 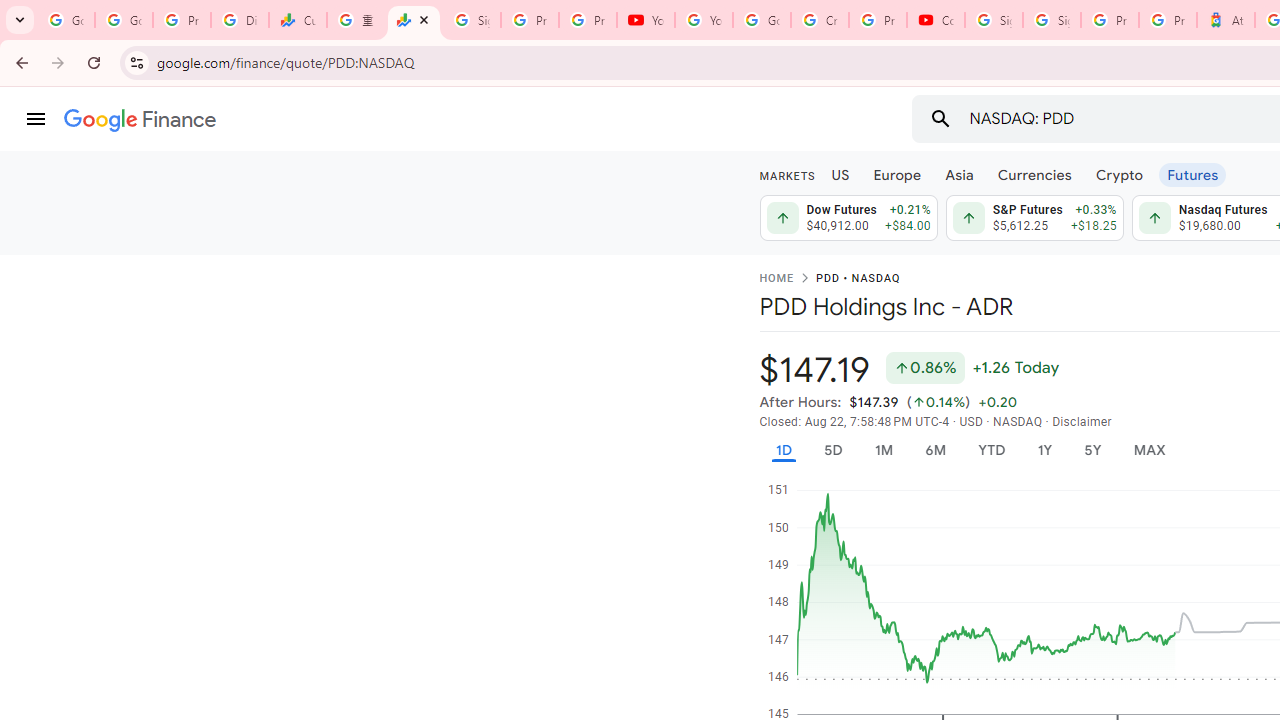 What do you see at coordinates (1149, 450) in the screenshot?
I see `'MAX'` at bounding box center [1149, 450].